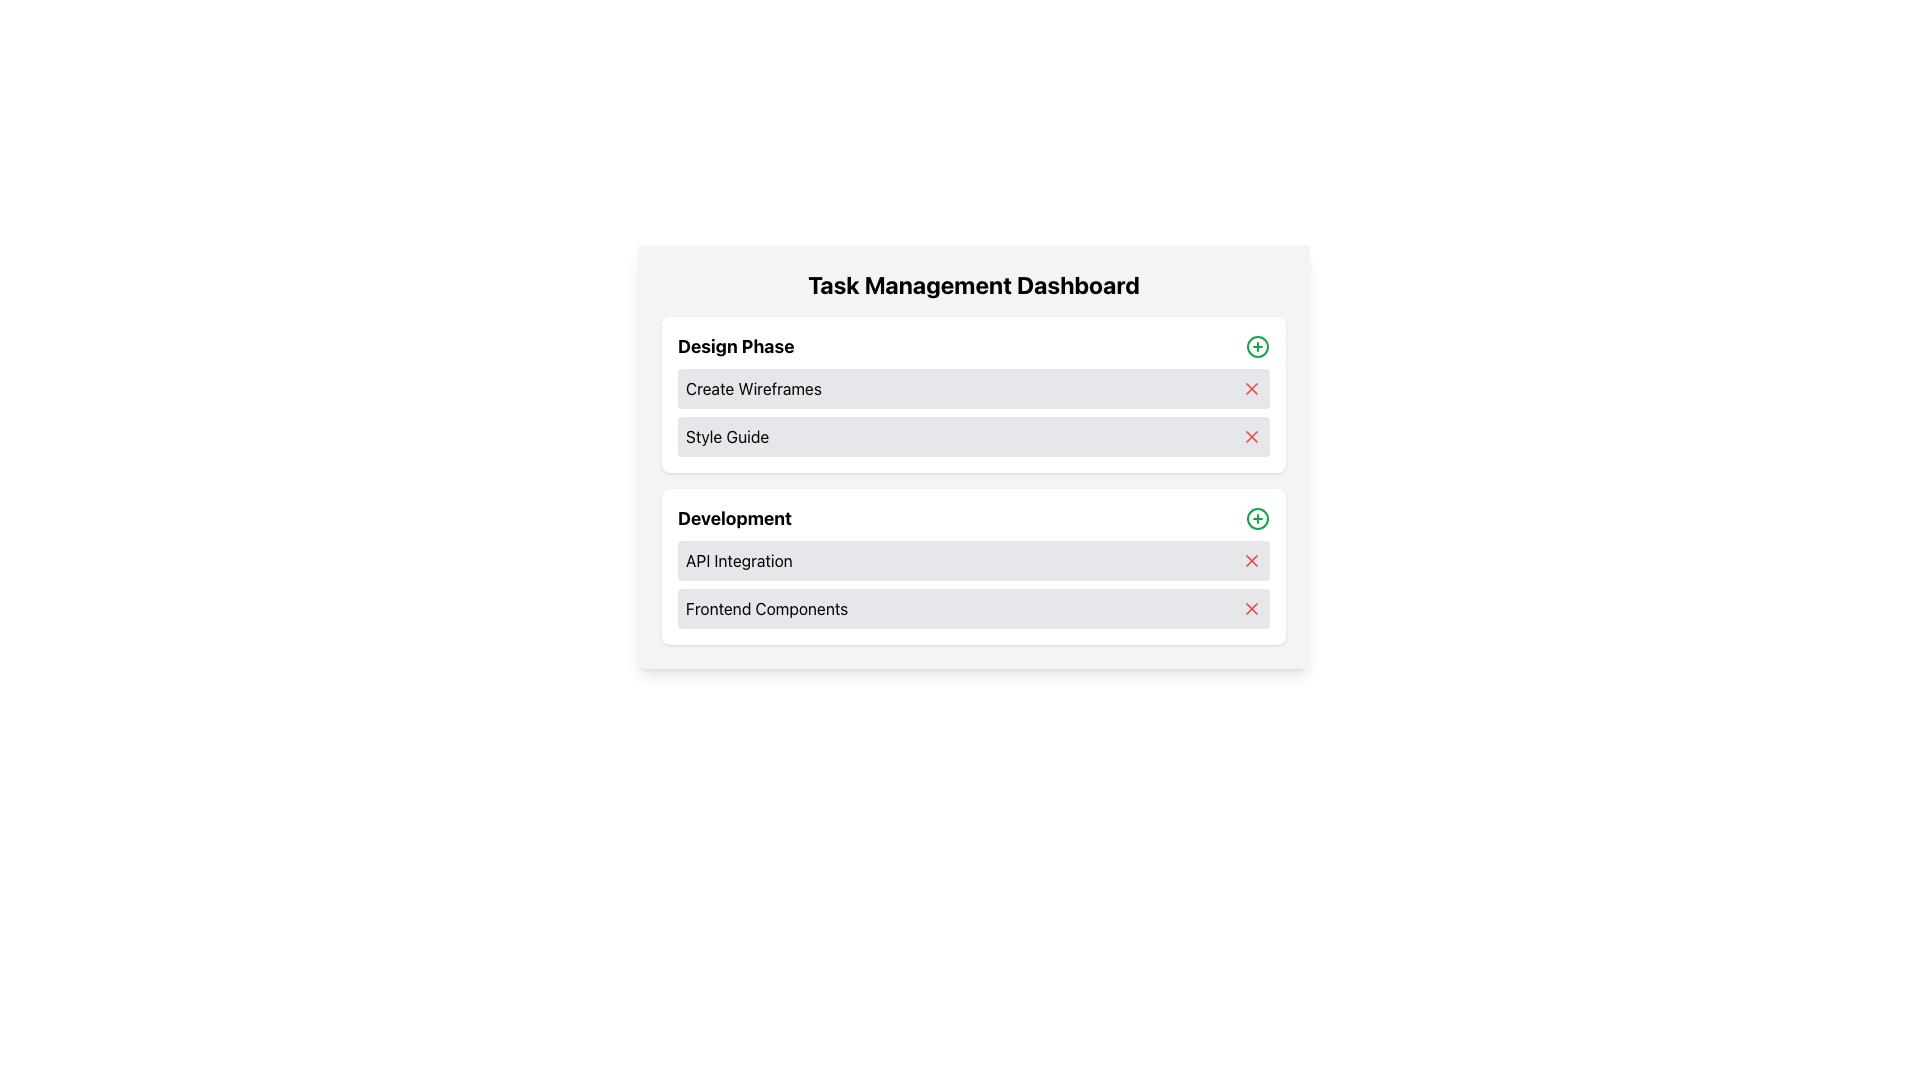  Describe the element at coordinates (1251, 389) in the screenshot. I see `the red X Close Button located to the far right of the 'Create Wireframes' text` at that location.